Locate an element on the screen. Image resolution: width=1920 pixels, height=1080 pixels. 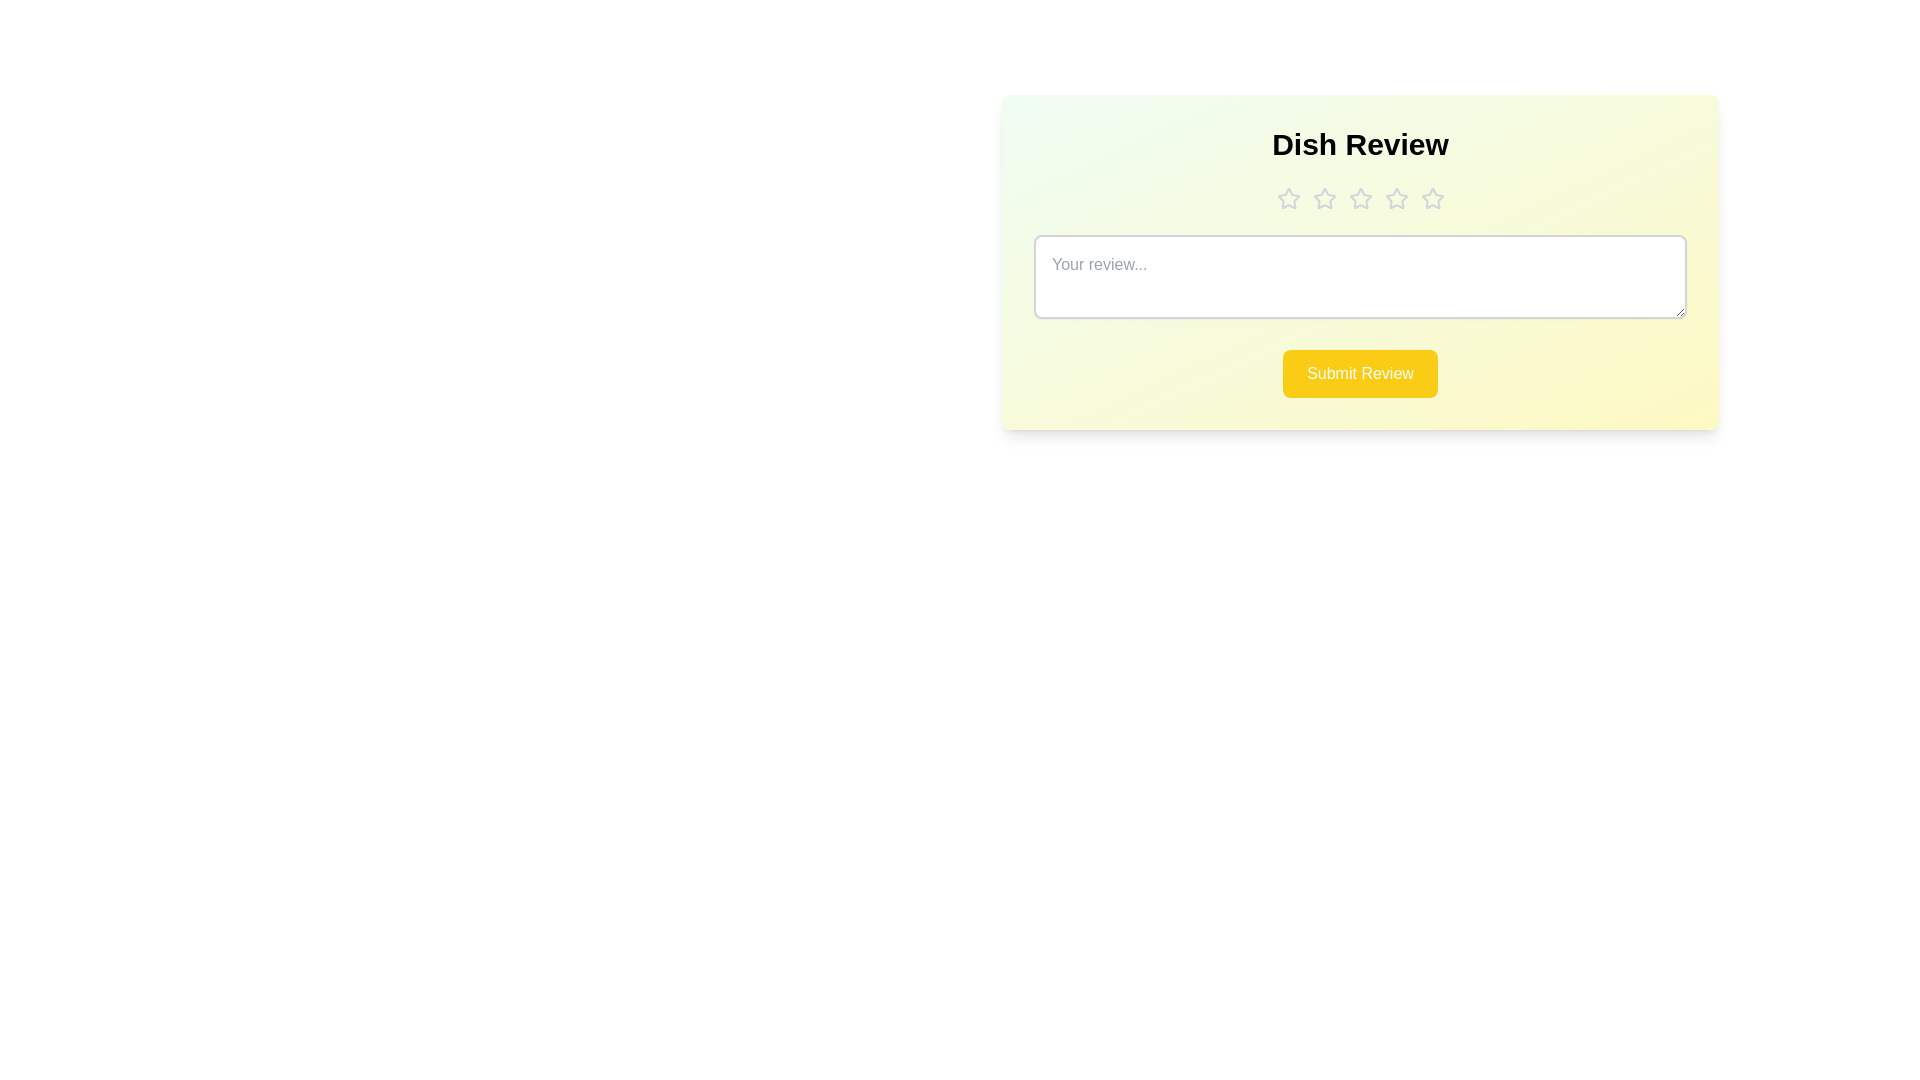
the dish rating to 5 stars by clicking on the corresponding star is located at coordinates (1431, 199).